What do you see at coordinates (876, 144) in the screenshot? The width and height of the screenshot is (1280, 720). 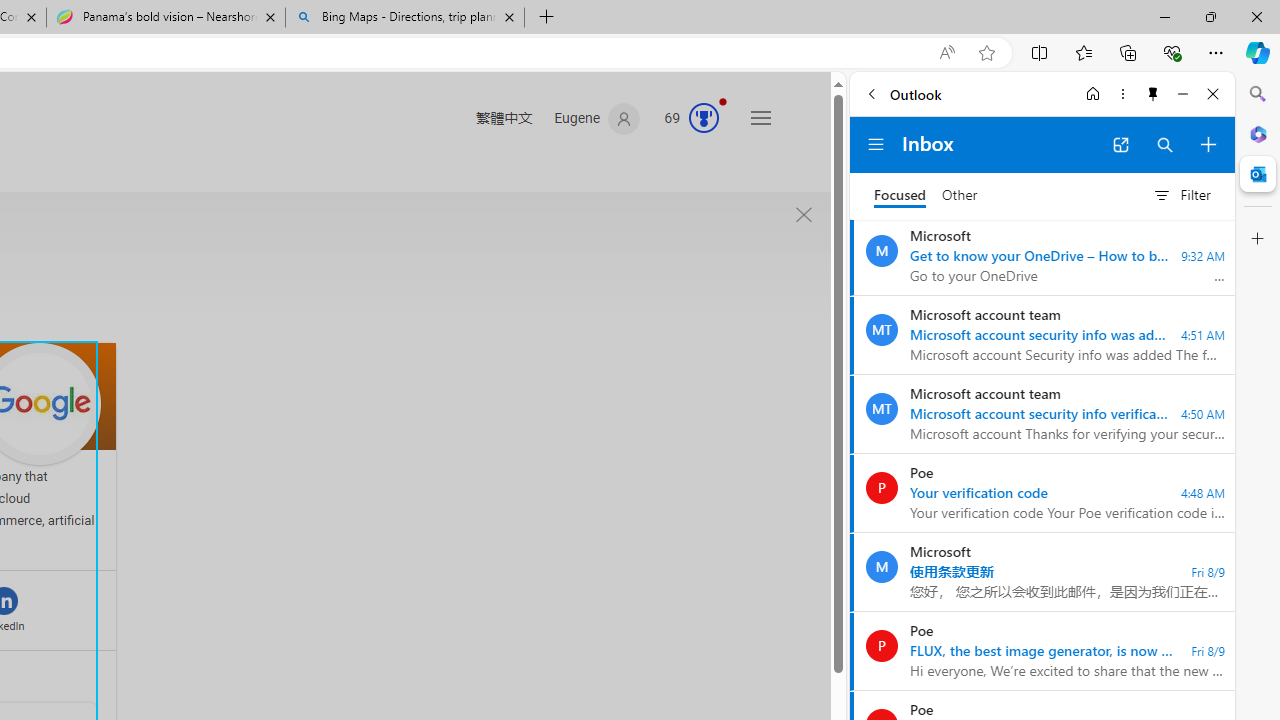 I see `'Folder navigation'` at bounding box center [876, 144].